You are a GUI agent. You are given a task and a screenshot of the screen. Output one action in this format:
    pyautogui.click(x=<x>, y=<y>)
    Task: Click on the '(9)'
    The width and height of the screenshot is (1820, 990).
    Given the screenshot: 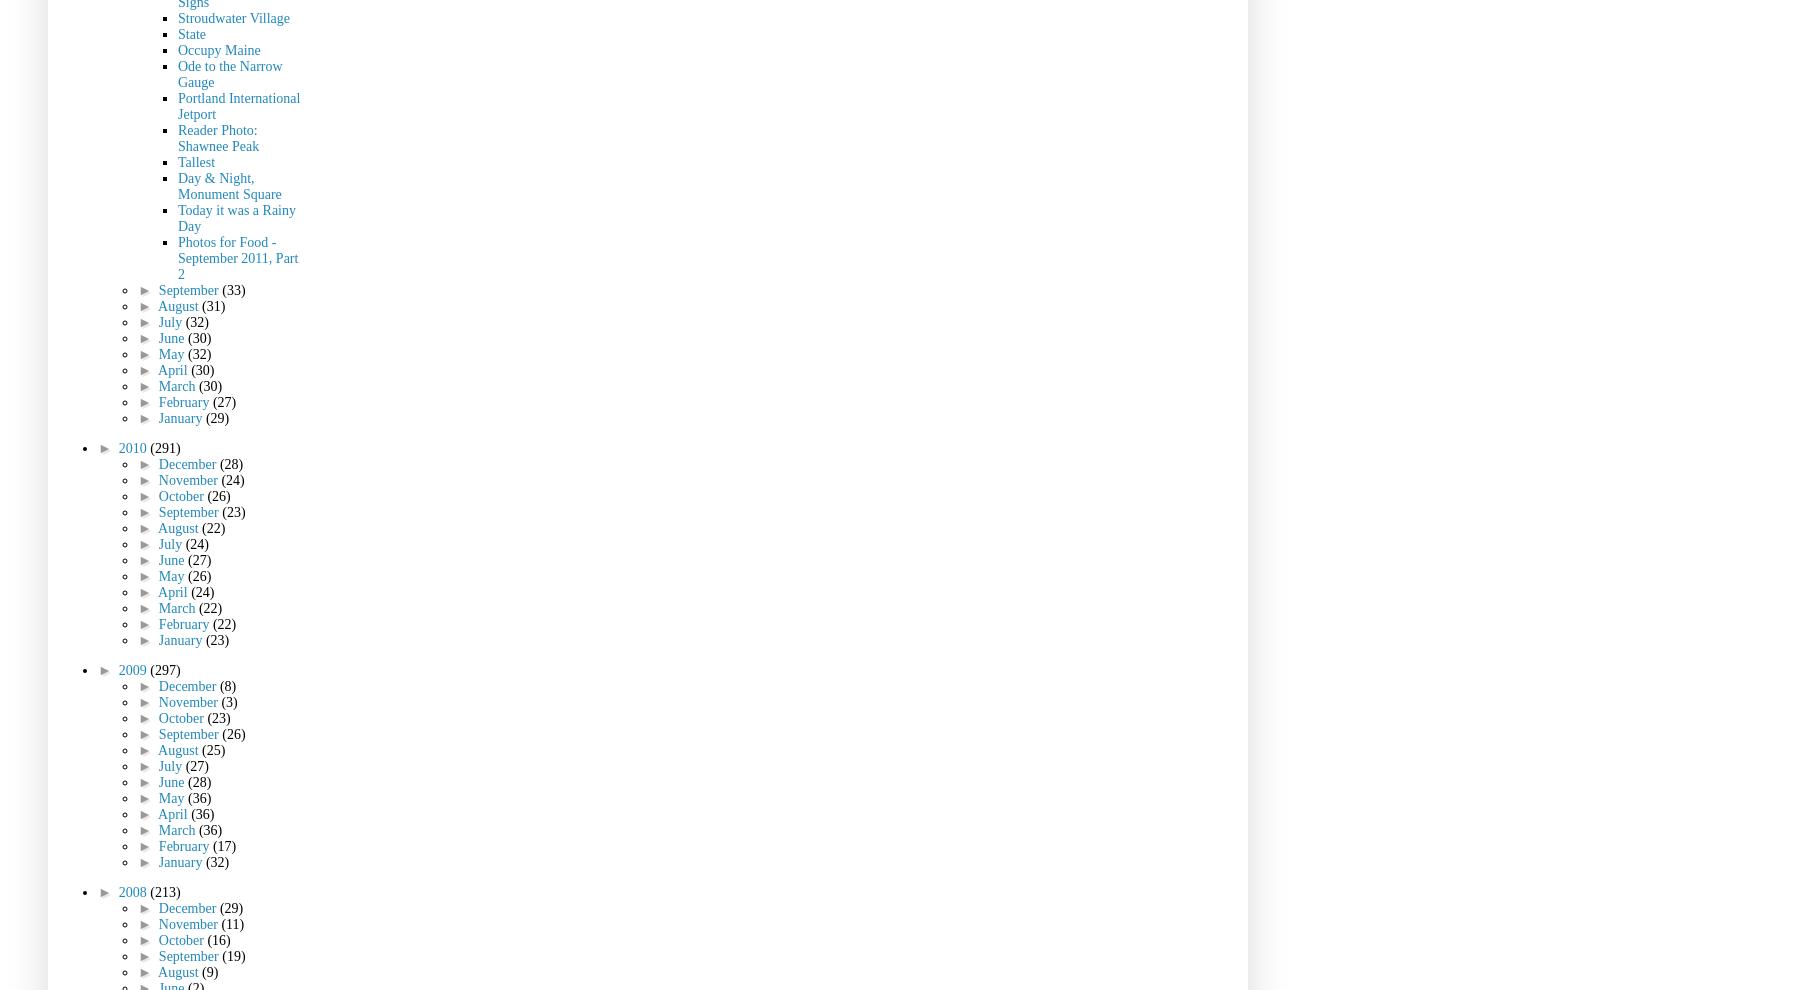 What is the action you would take?
    pyautogui.click(x=210, y=971)
    